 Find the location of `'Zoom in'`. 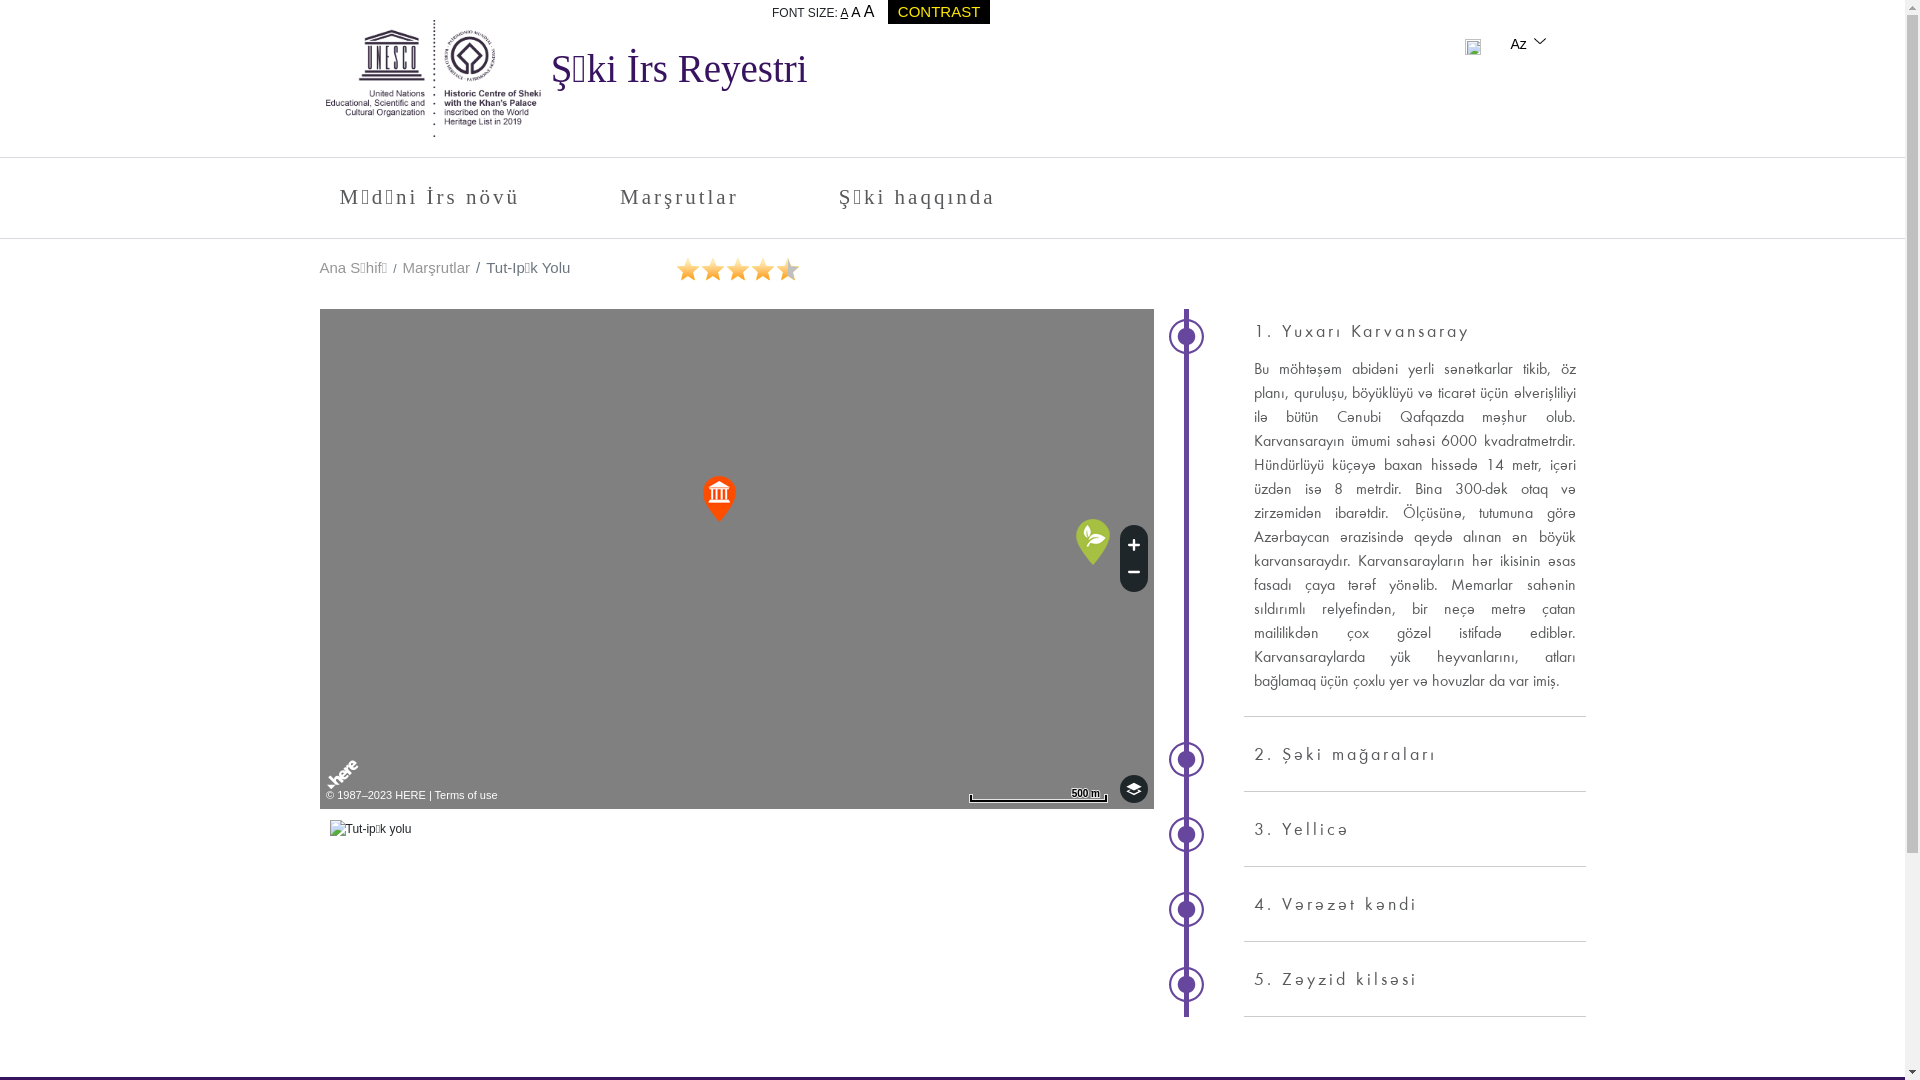

'Zoom in' is located at coordinates (1133, 542).